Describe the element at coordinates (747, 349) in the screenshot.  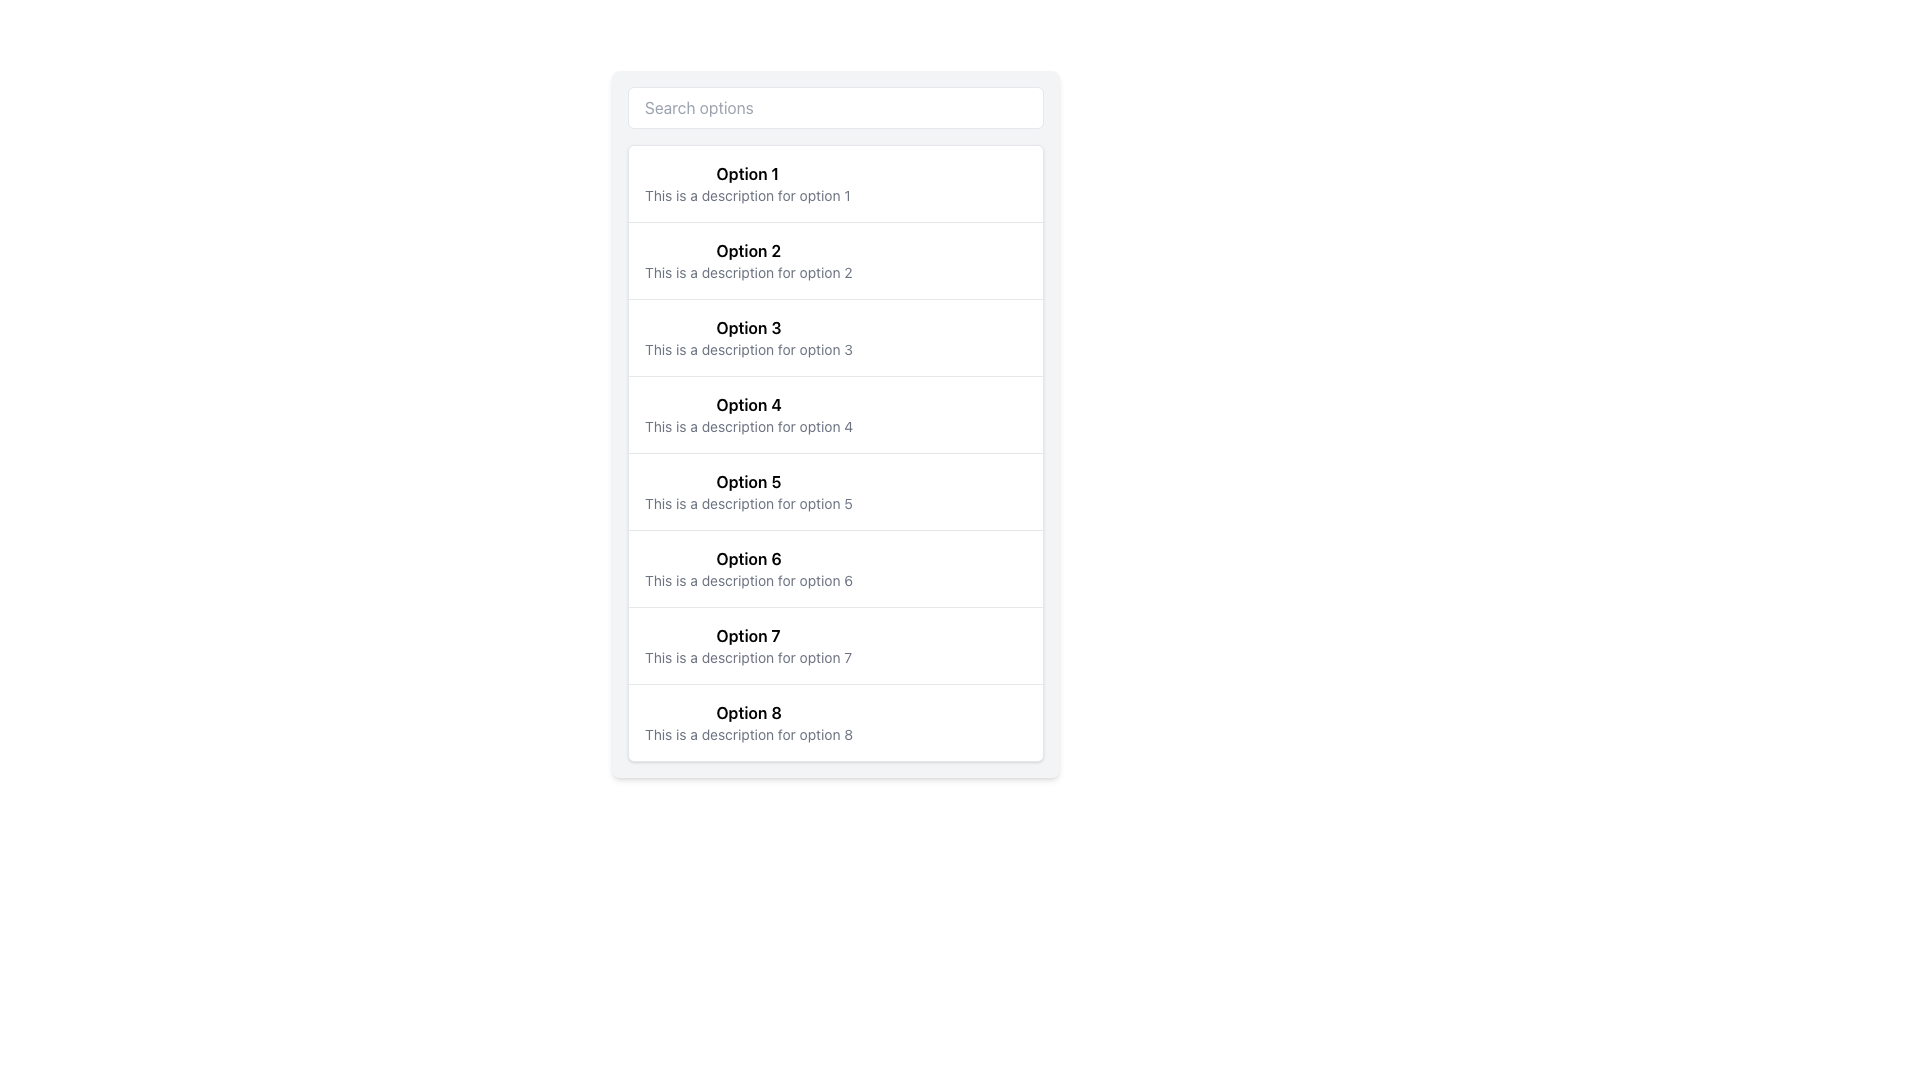
I see `the descriptive Text Label element displayed in a smaller, lighter gray font beneath 'Option 3'` at that location.